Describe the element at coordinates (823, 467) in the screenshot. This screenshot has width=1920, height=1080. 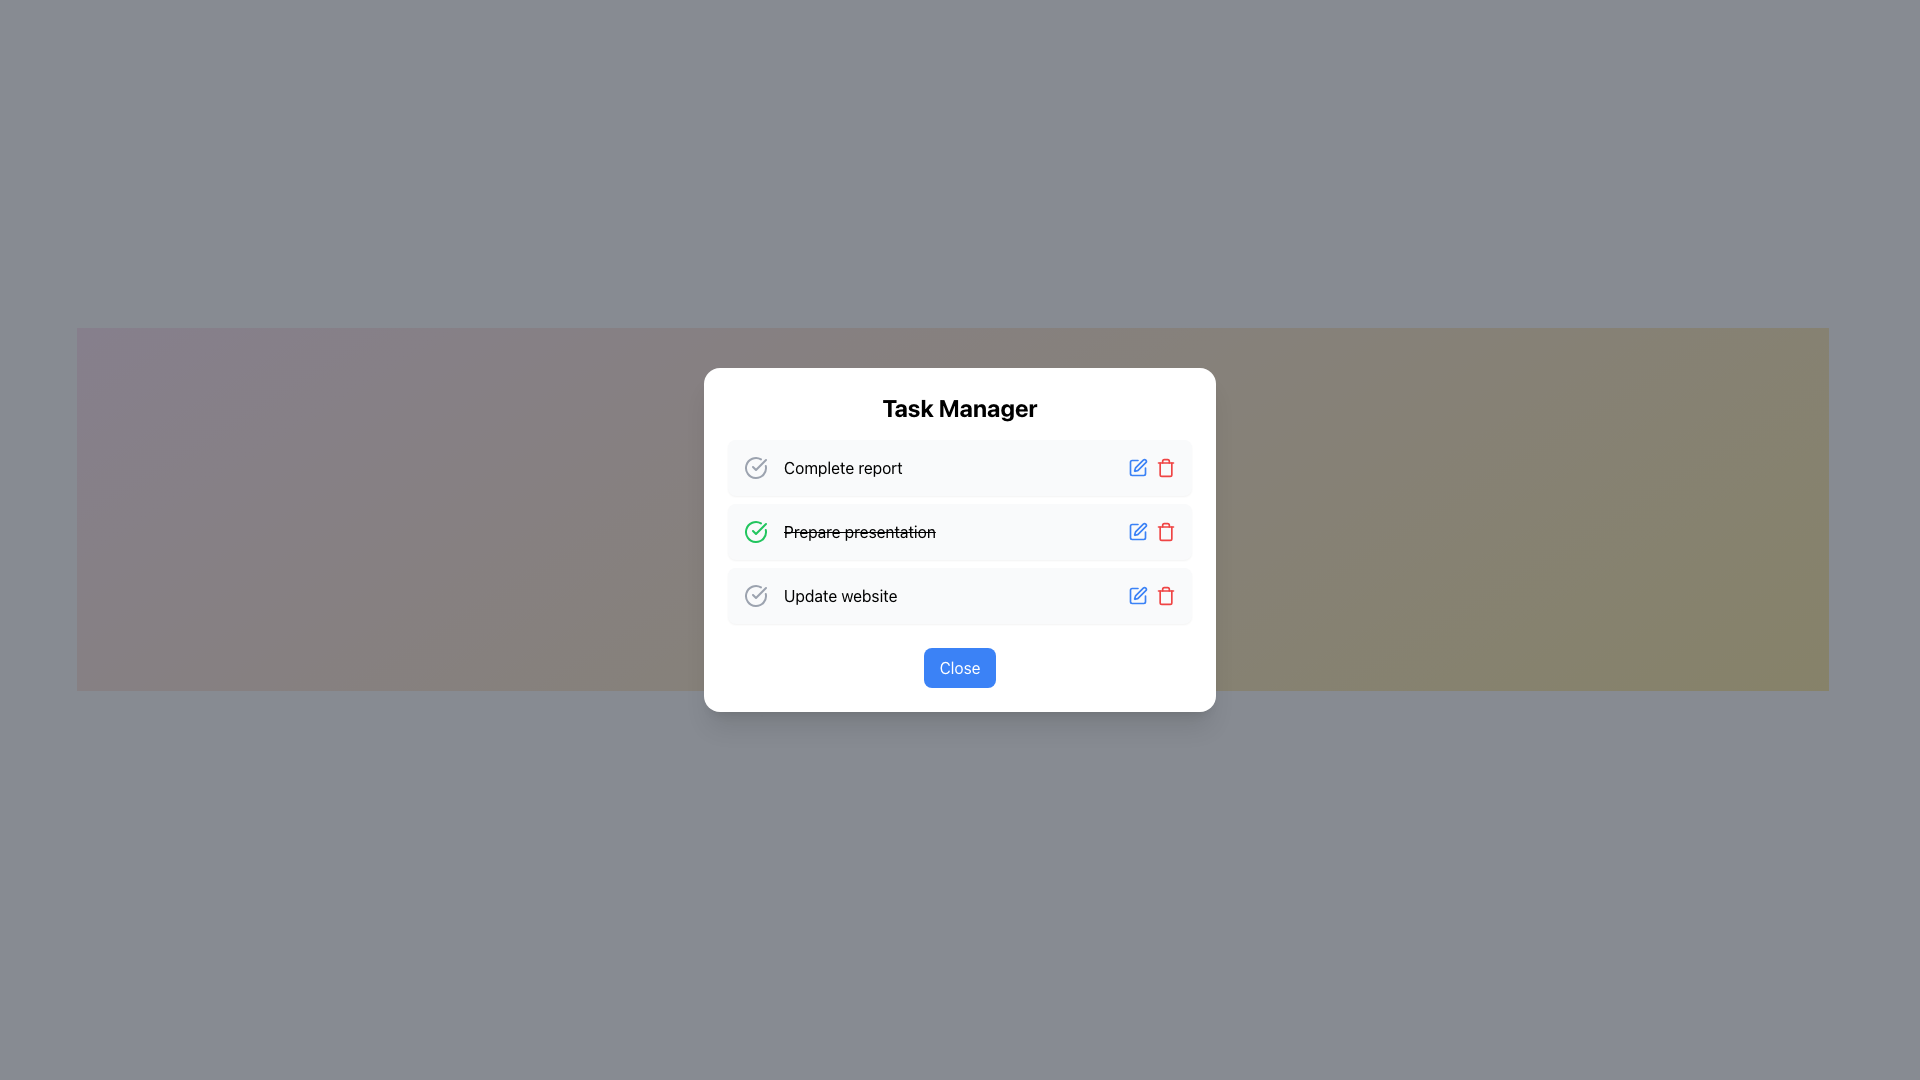
I see `to select the first task item labeled 'Complete report' in the 'Task Manager' modal, which features a checkmark icon and is positioned above other tasks` at that location.